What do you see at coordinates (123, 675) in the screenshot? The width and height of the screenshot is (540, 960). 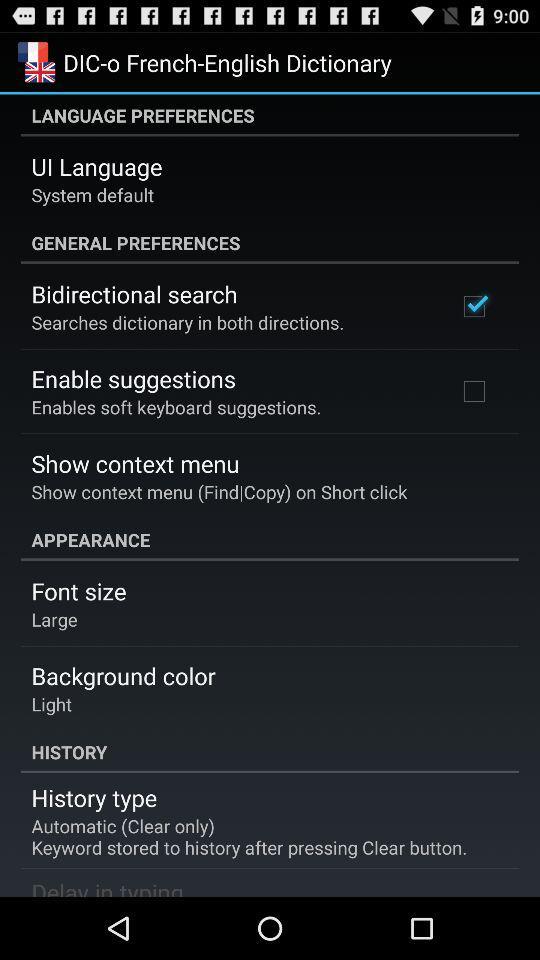 I see `the background color` at bounding box center [123, 675].